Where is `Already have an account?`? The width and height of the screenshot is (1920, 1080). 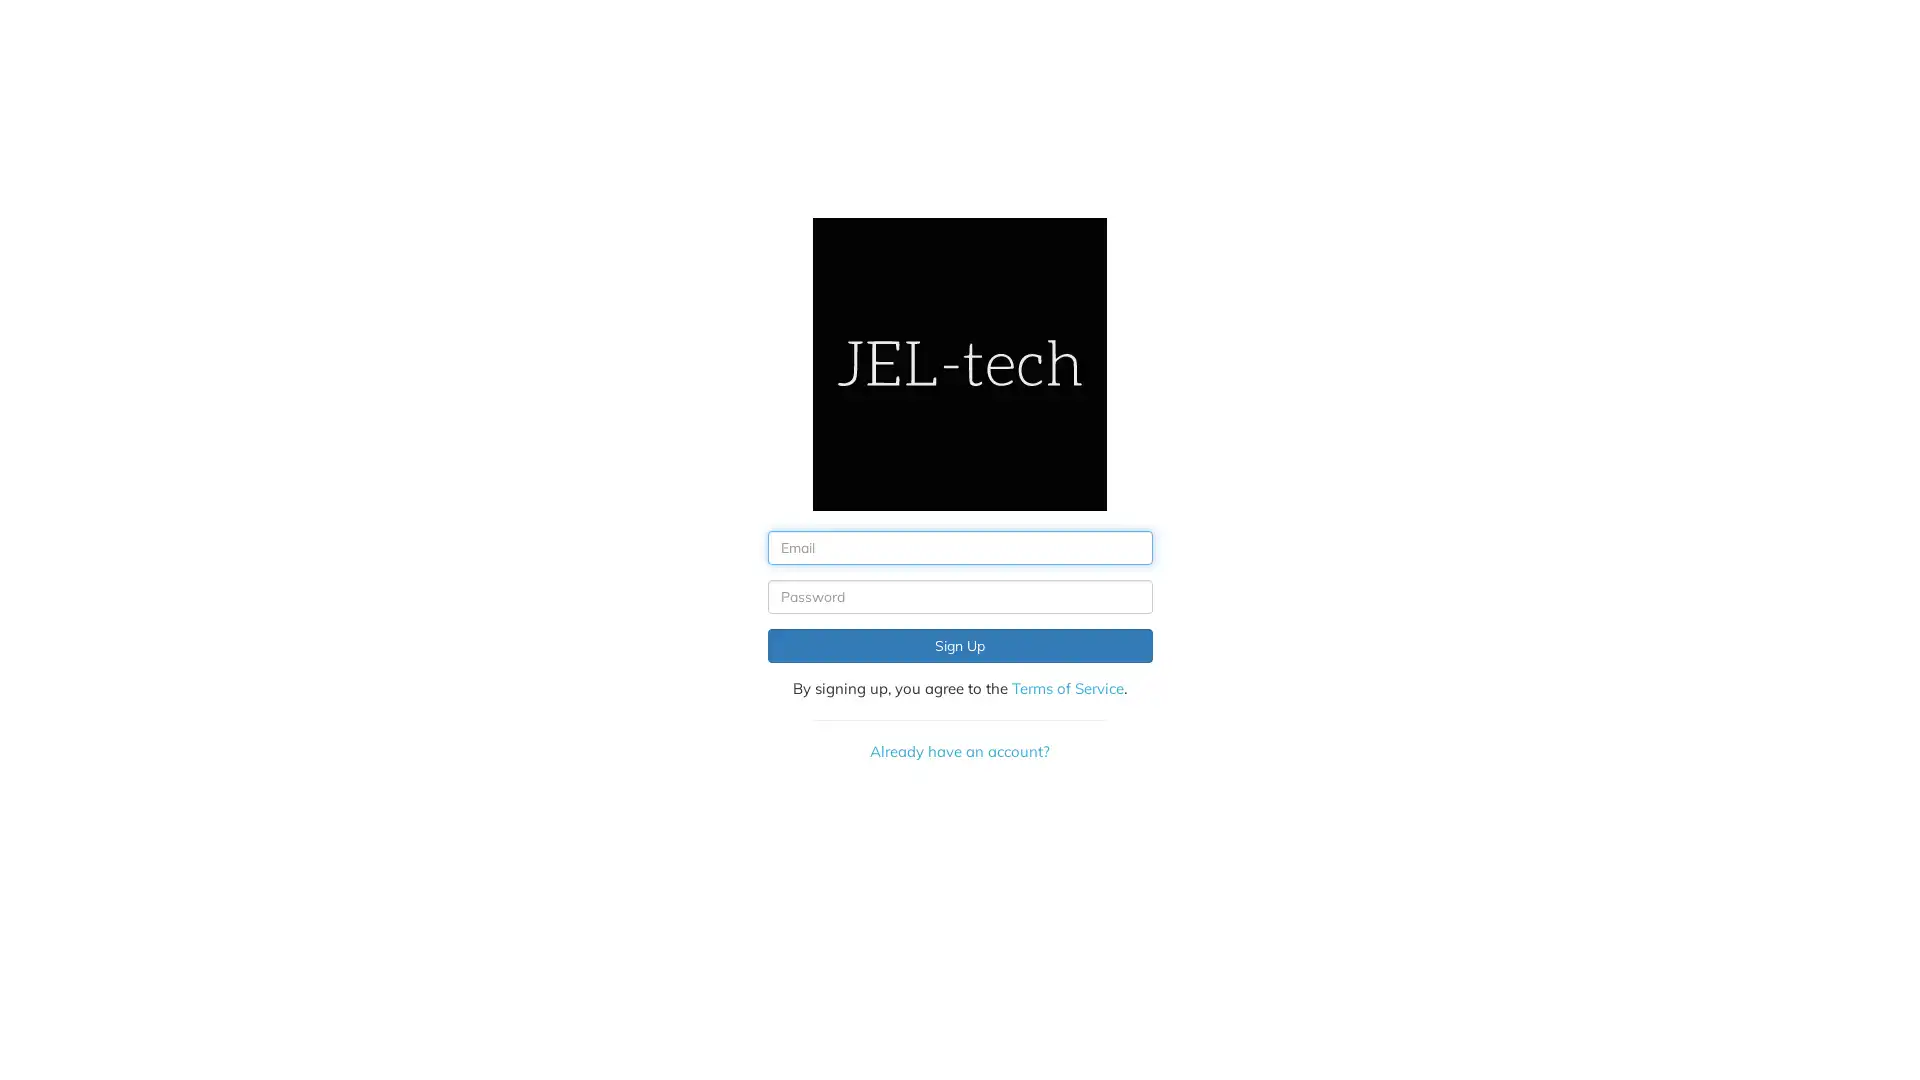
Already have an account? is located at coordinates (958, 750).